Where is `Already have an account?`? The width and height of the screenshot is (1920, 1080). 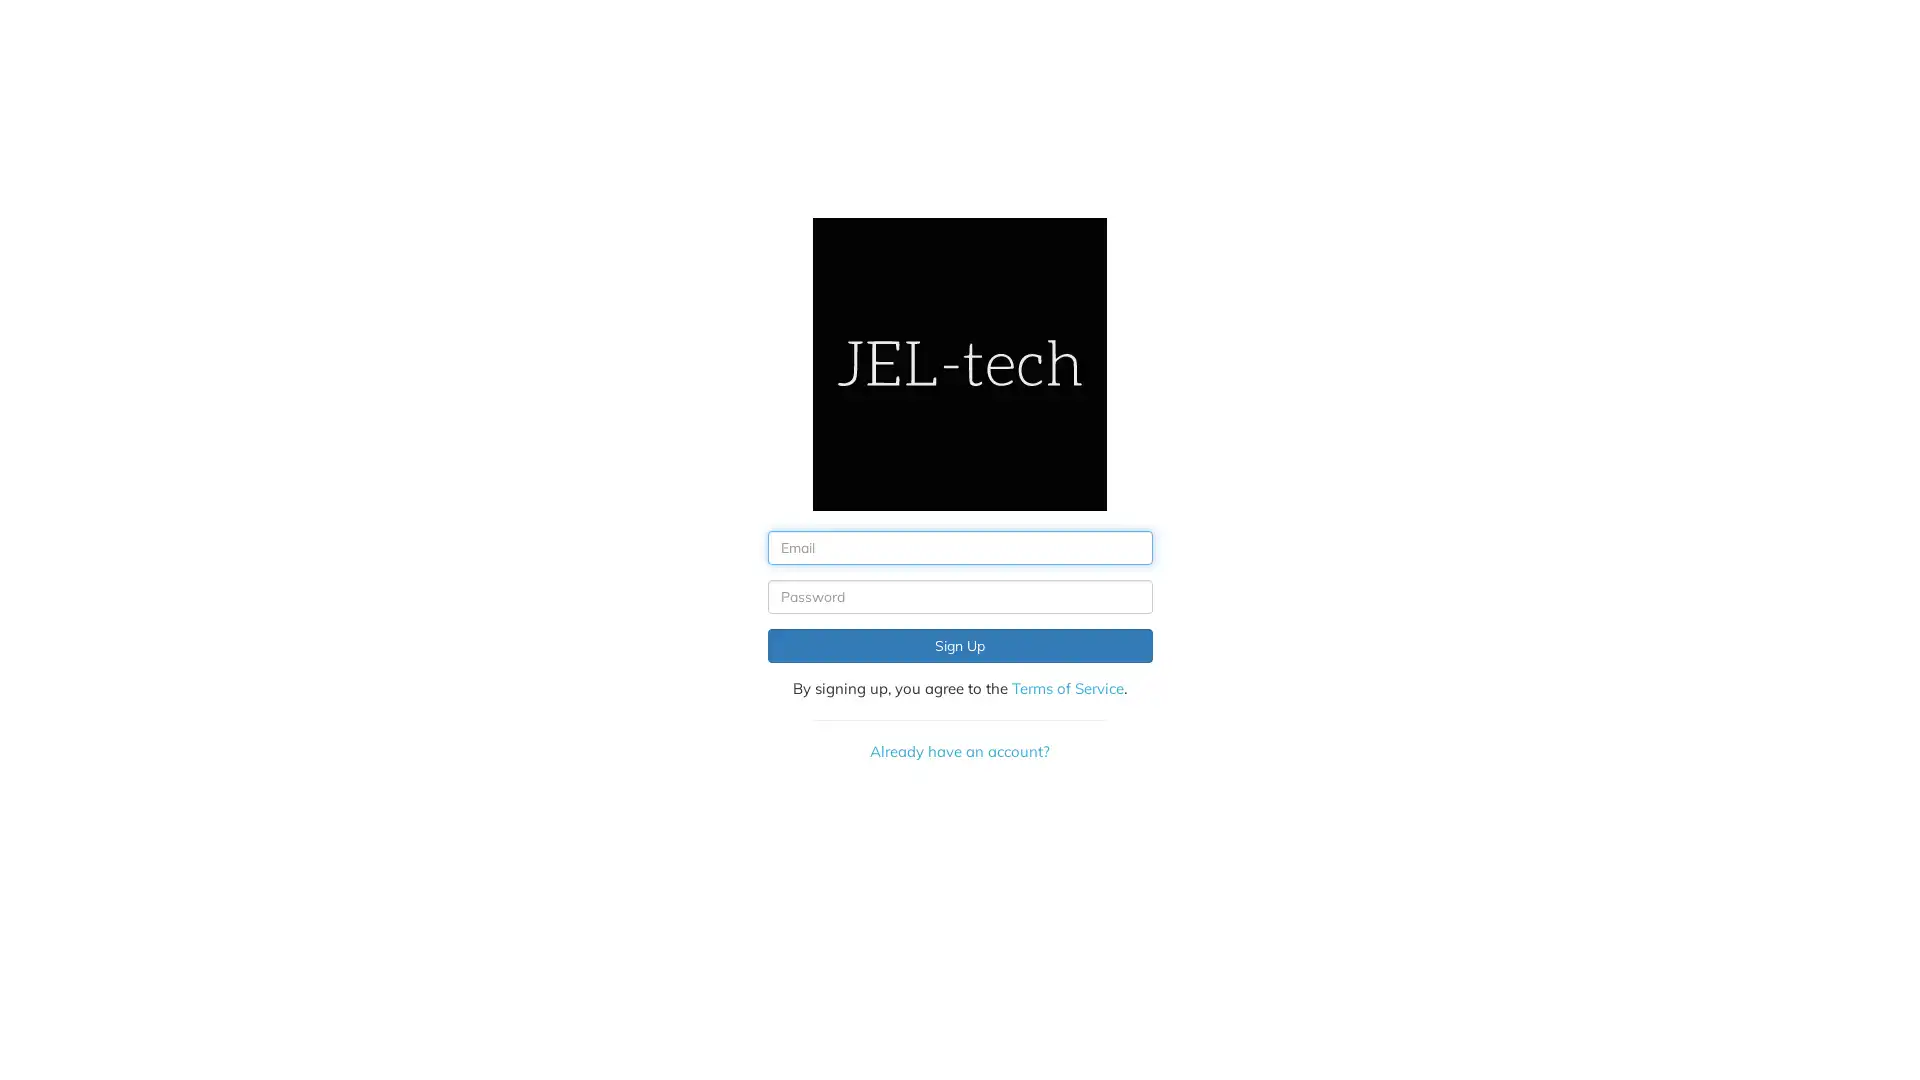
Already have an account? is located at coordinates (958, 750).